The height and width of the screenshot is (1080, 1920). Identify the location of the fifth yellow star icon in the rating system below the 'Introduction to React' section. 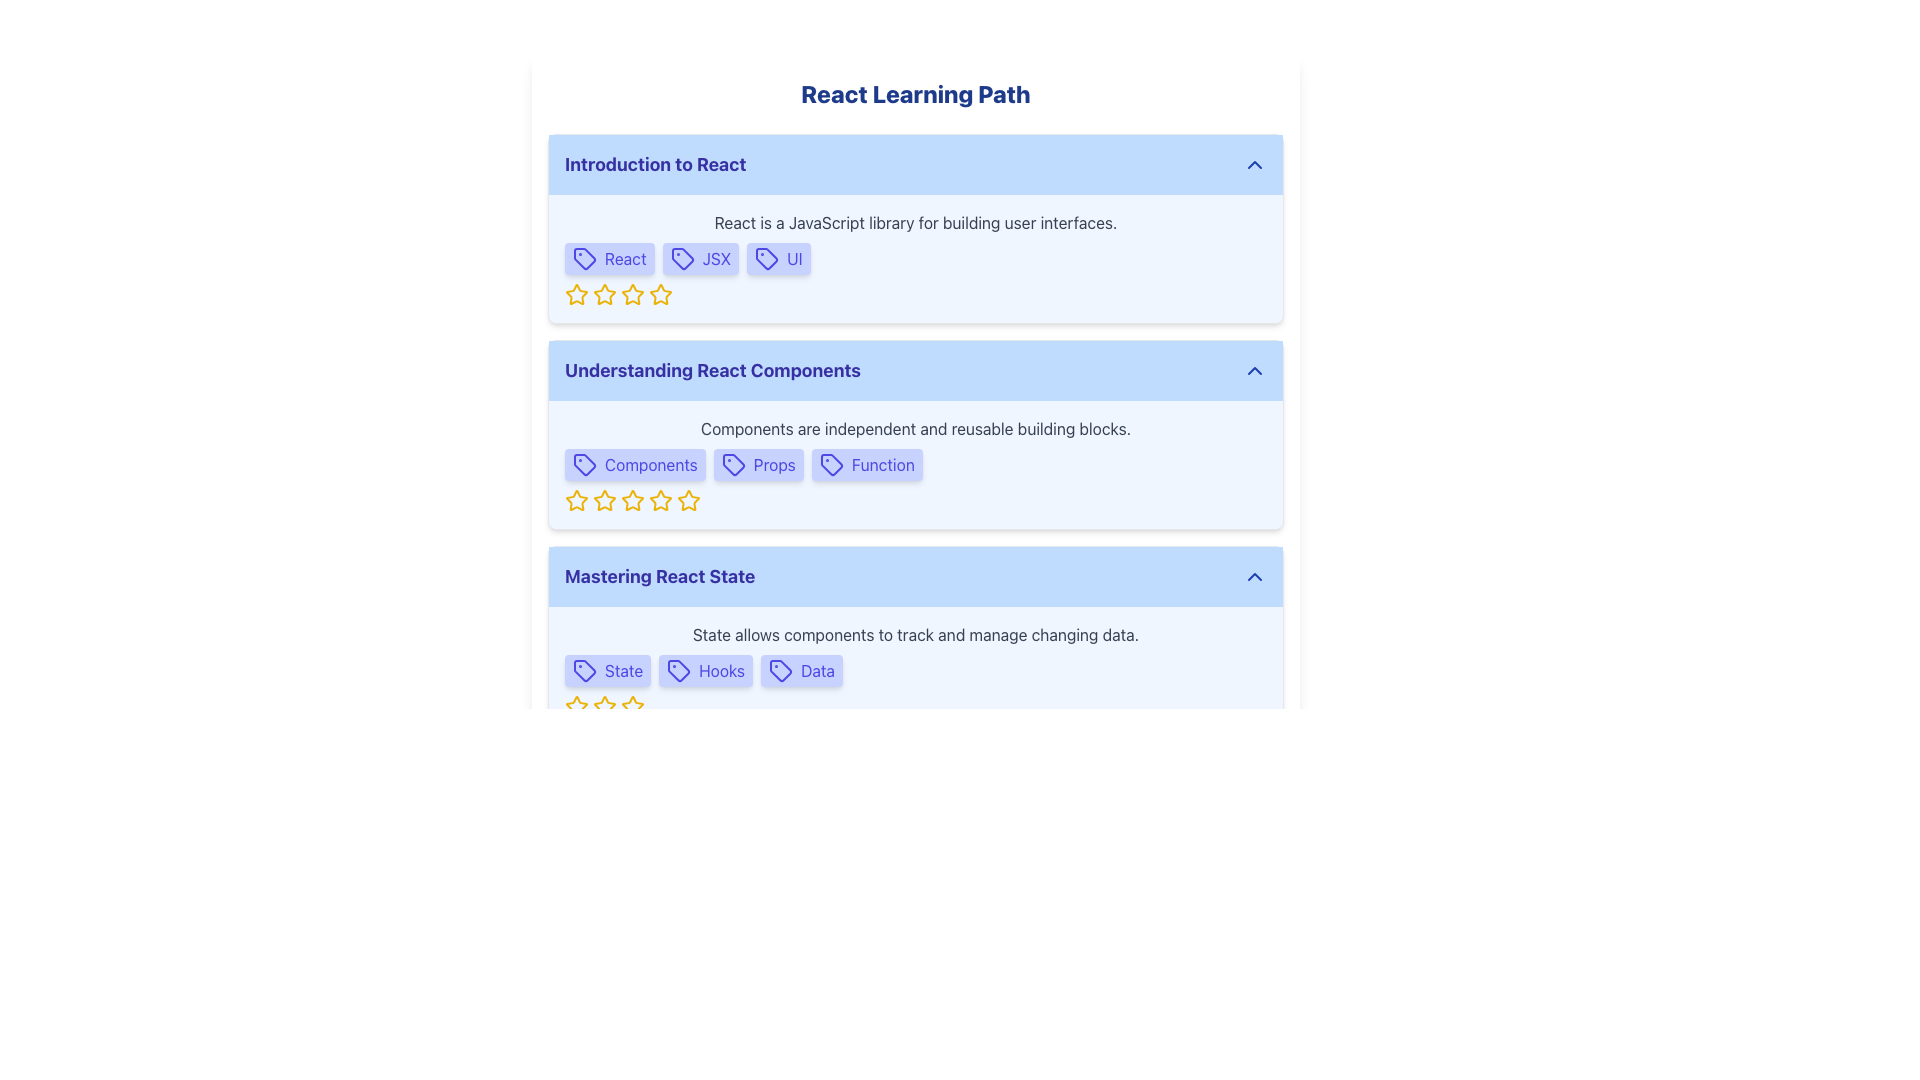
(661, 294).